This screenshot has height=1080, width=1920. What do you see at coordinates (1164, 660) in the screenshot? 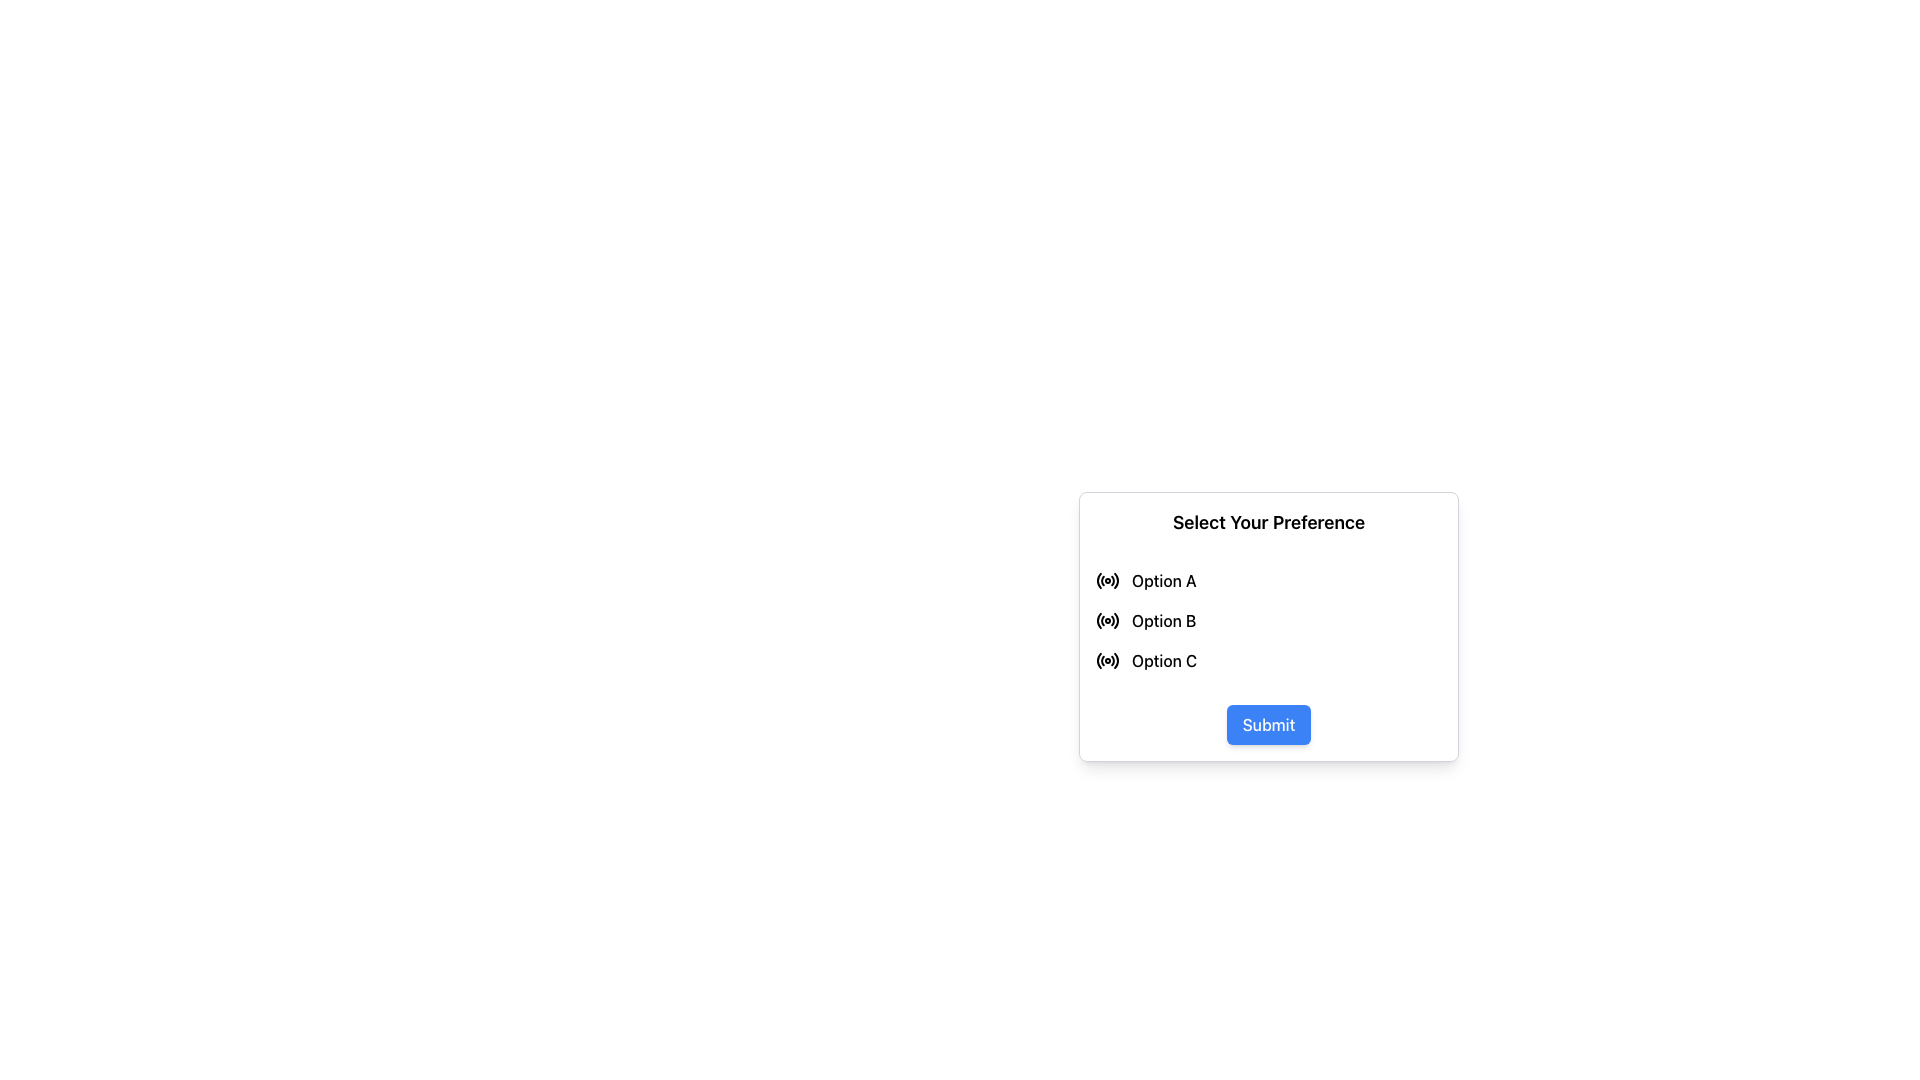
I see `text of the label for the third radio button option in the 'Select Your Preference' group, which is positioned to the right of its associated radio button` at bounding box center [1164, 660].